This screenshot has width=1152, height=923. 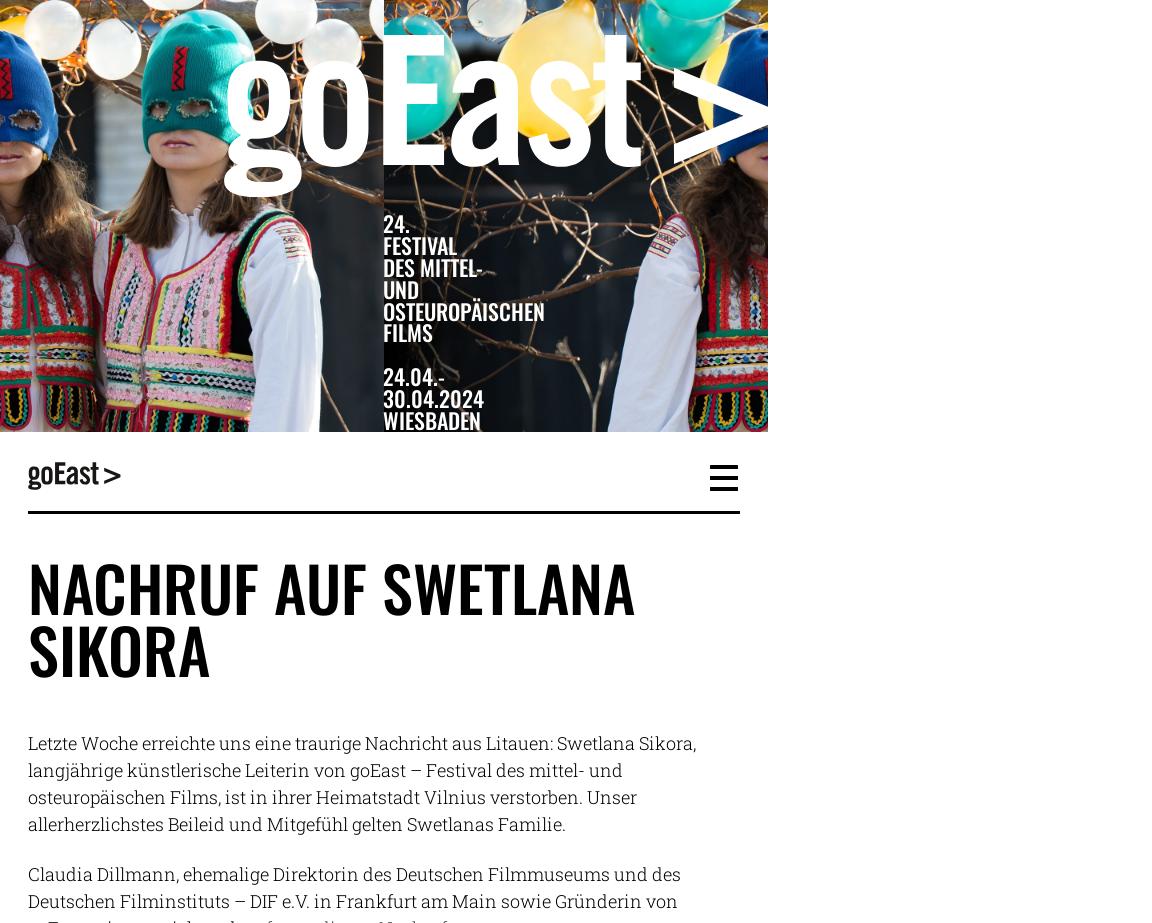 I want to click on '24.', so click(x=395, y=222).